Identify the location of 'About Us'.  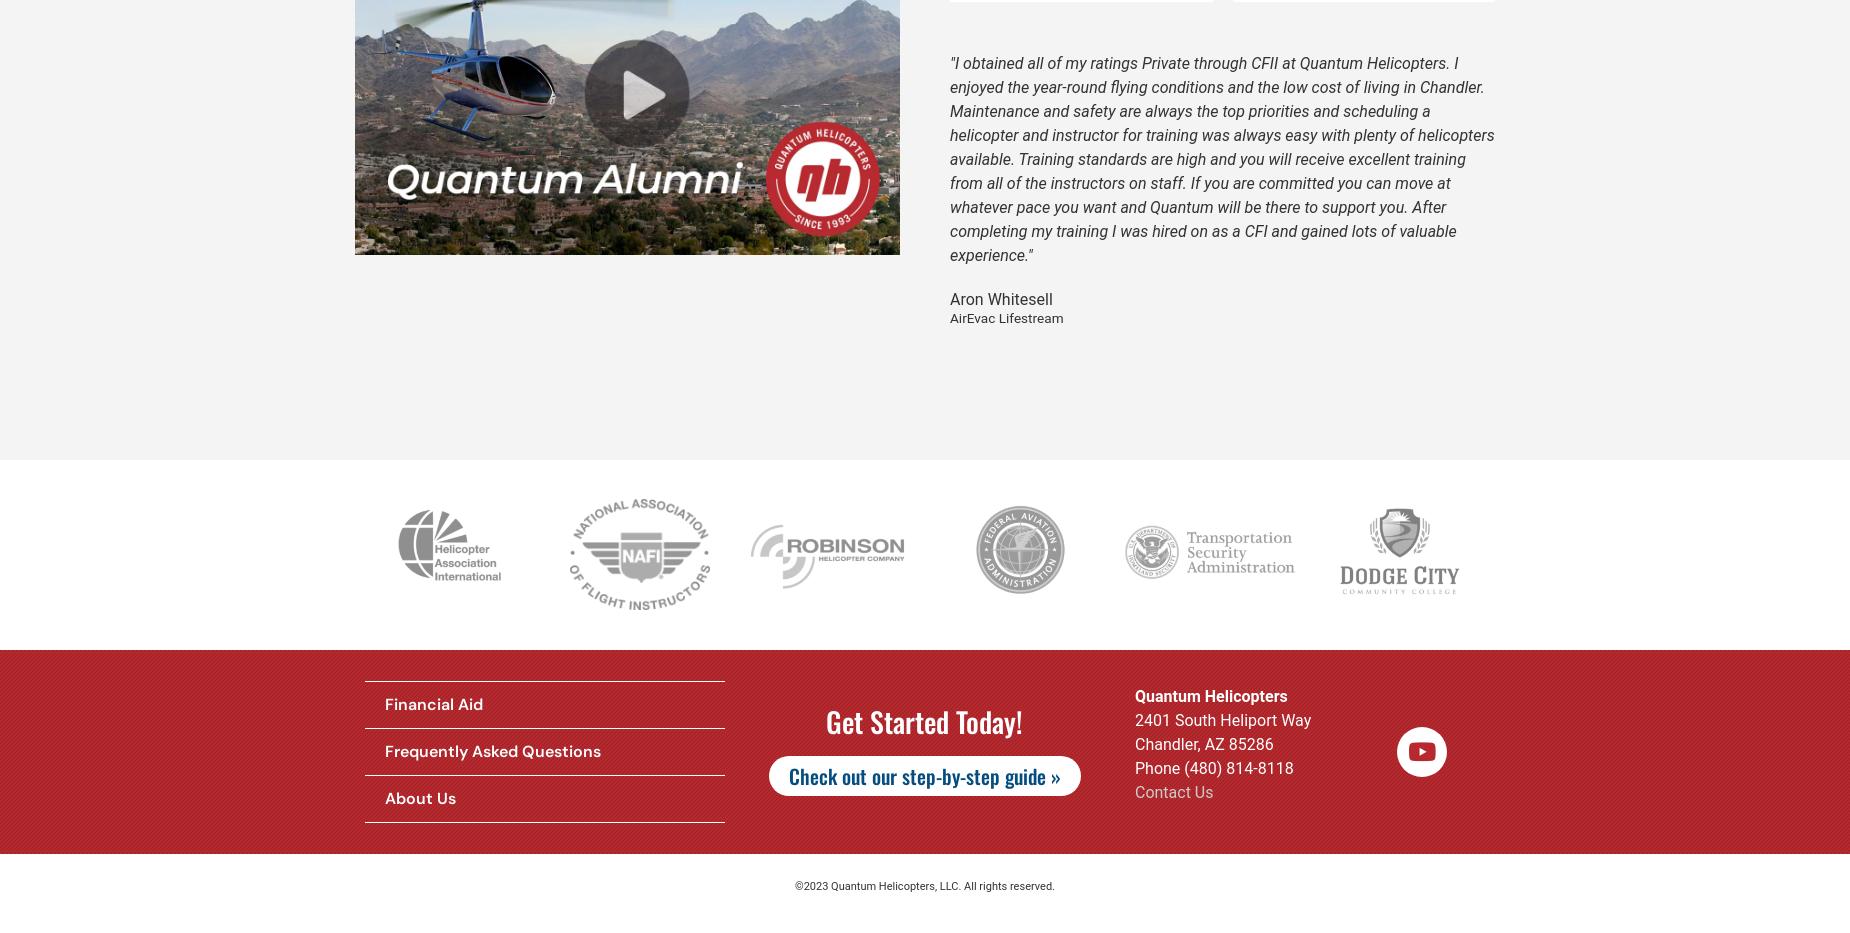
(419, 797).